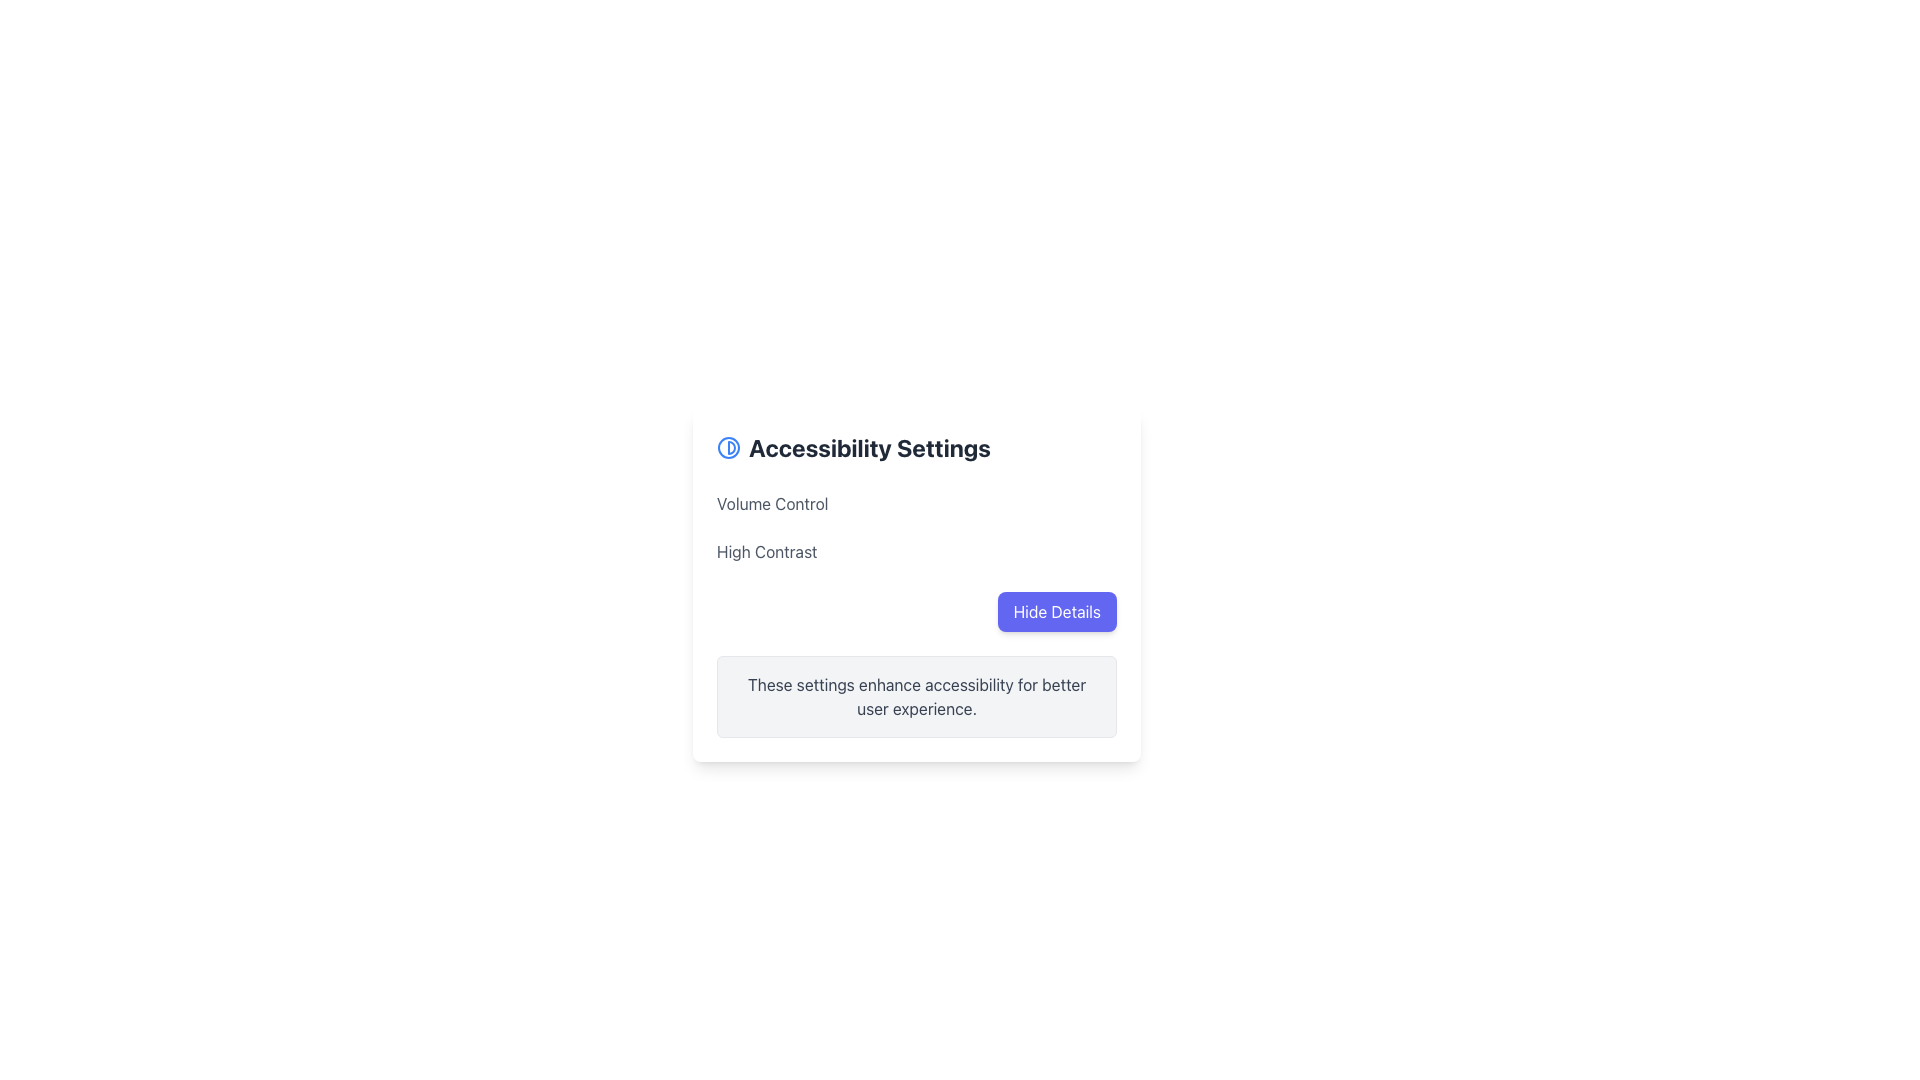  Describe the element at coordinates (915, 696) in the screenshot. I see `text content from the gray box with rounded corners that contains the text 'These settings enhance accessibility for better user experience.'` at that location.